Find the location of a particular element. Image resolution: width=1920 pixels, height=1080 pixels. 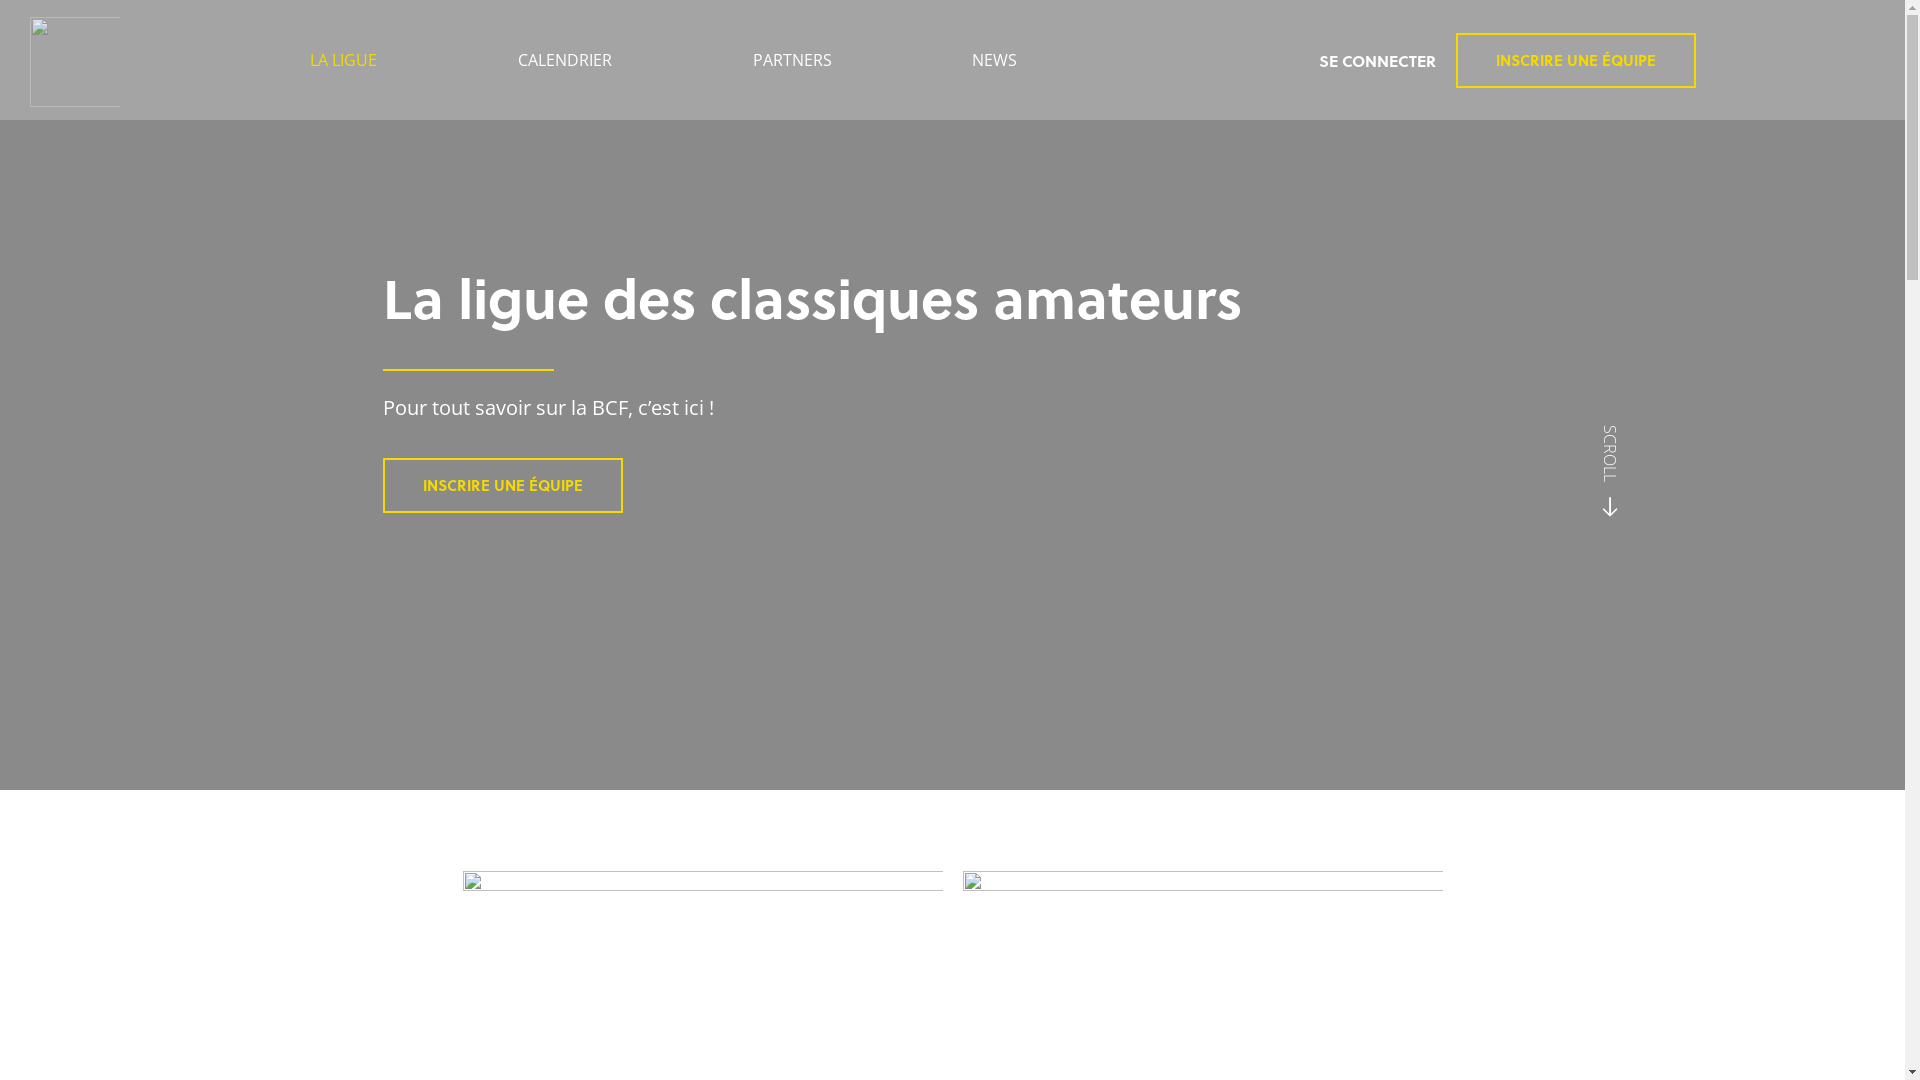

'SE CONNECTER' is located at coordinates (1319, 60).